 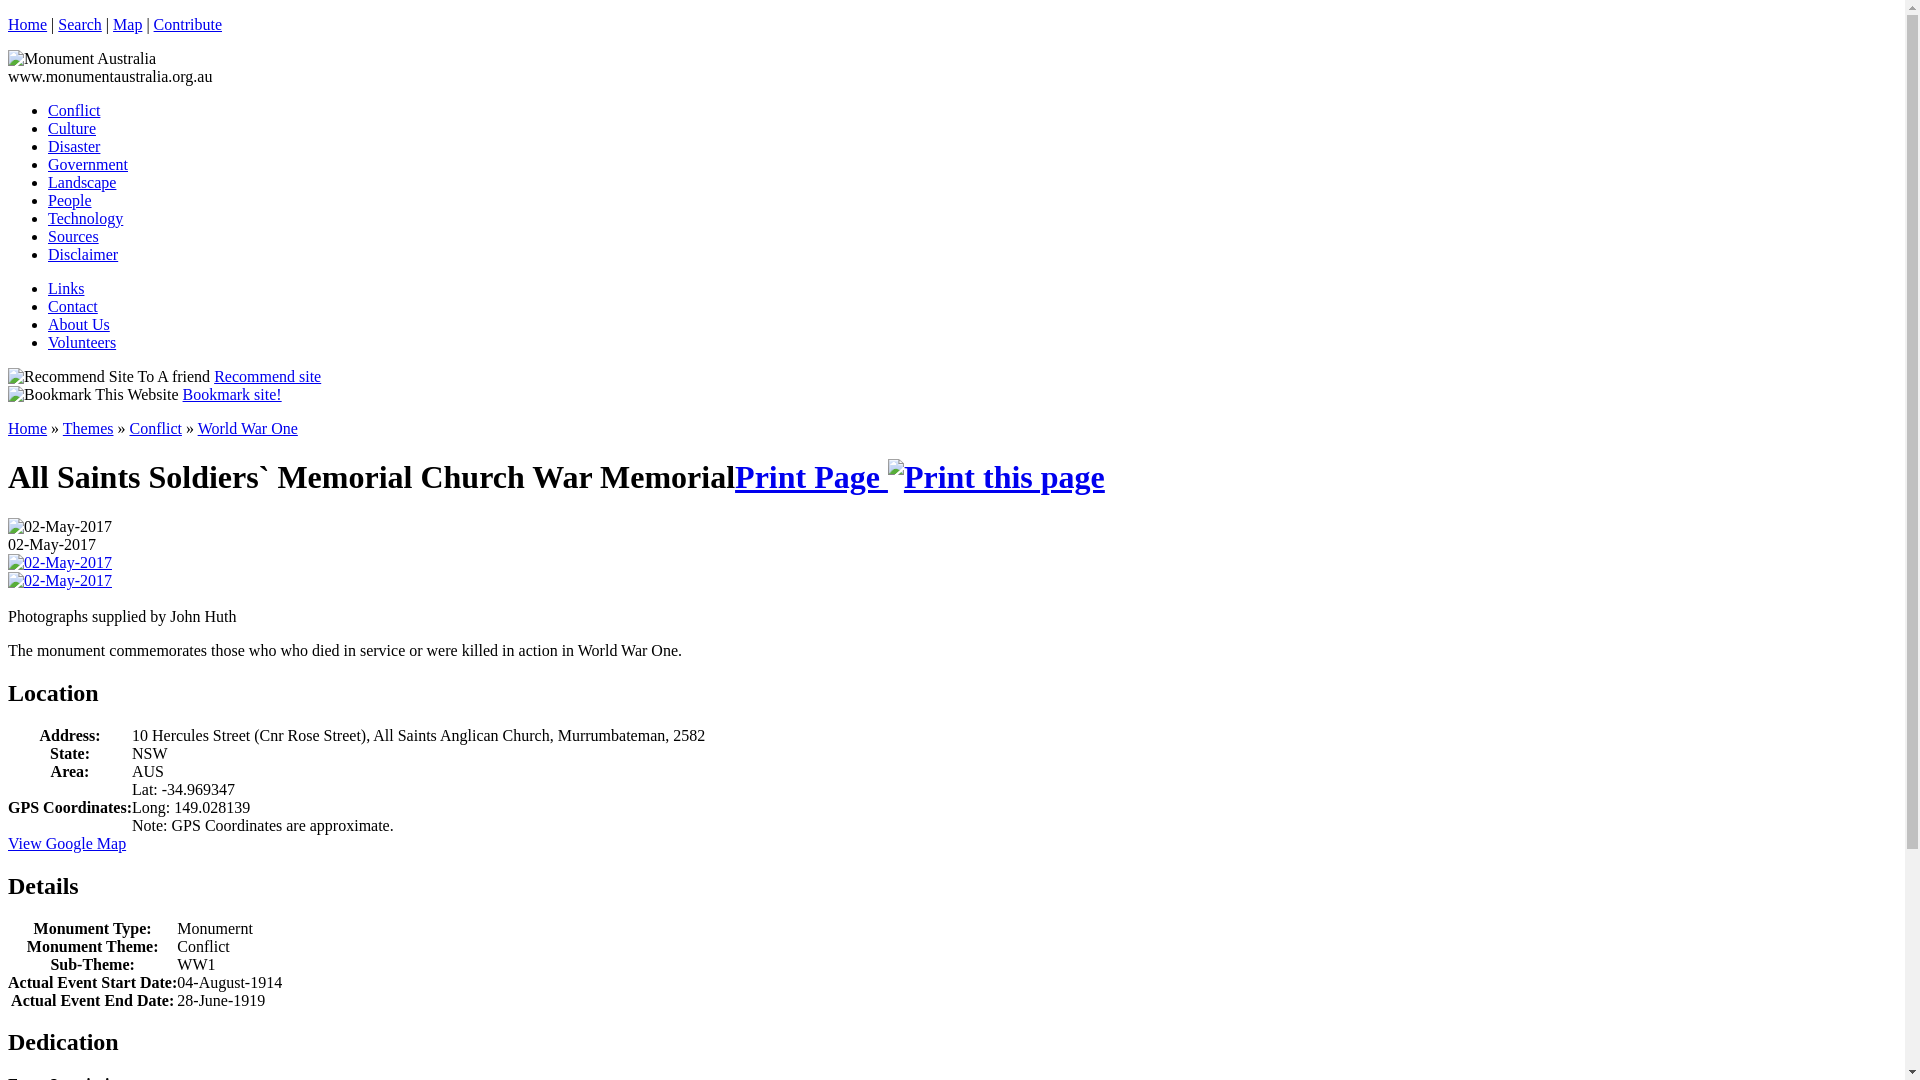 What do you see at coordinates (126, 24) in the screenshot?
I see `'Map'` at bounding box center [126, 24].